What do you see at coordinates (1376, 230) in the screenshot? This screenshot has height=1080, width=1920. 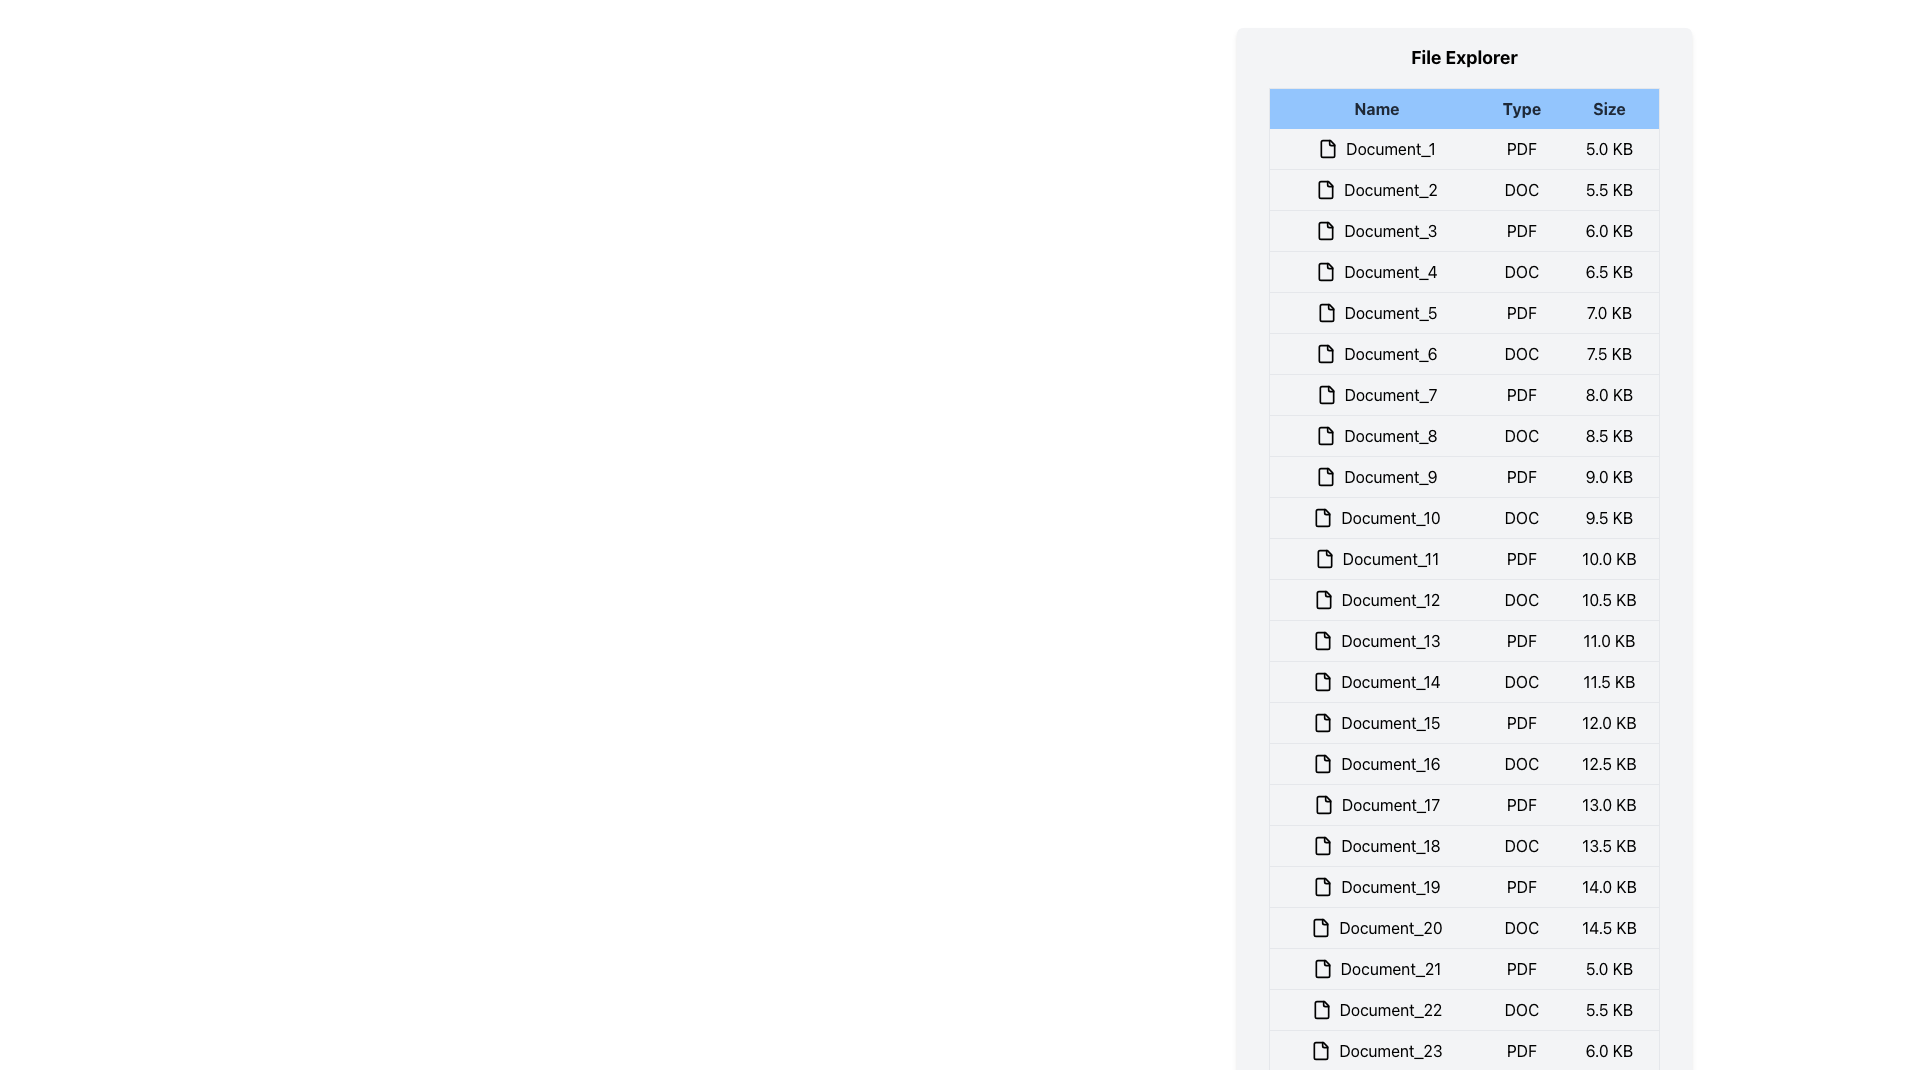 I see `the text label displaying 'Document_3', which is part of the file listing interface in the leftmost column under the 'Name' header` at bounding box center [1376, 230].